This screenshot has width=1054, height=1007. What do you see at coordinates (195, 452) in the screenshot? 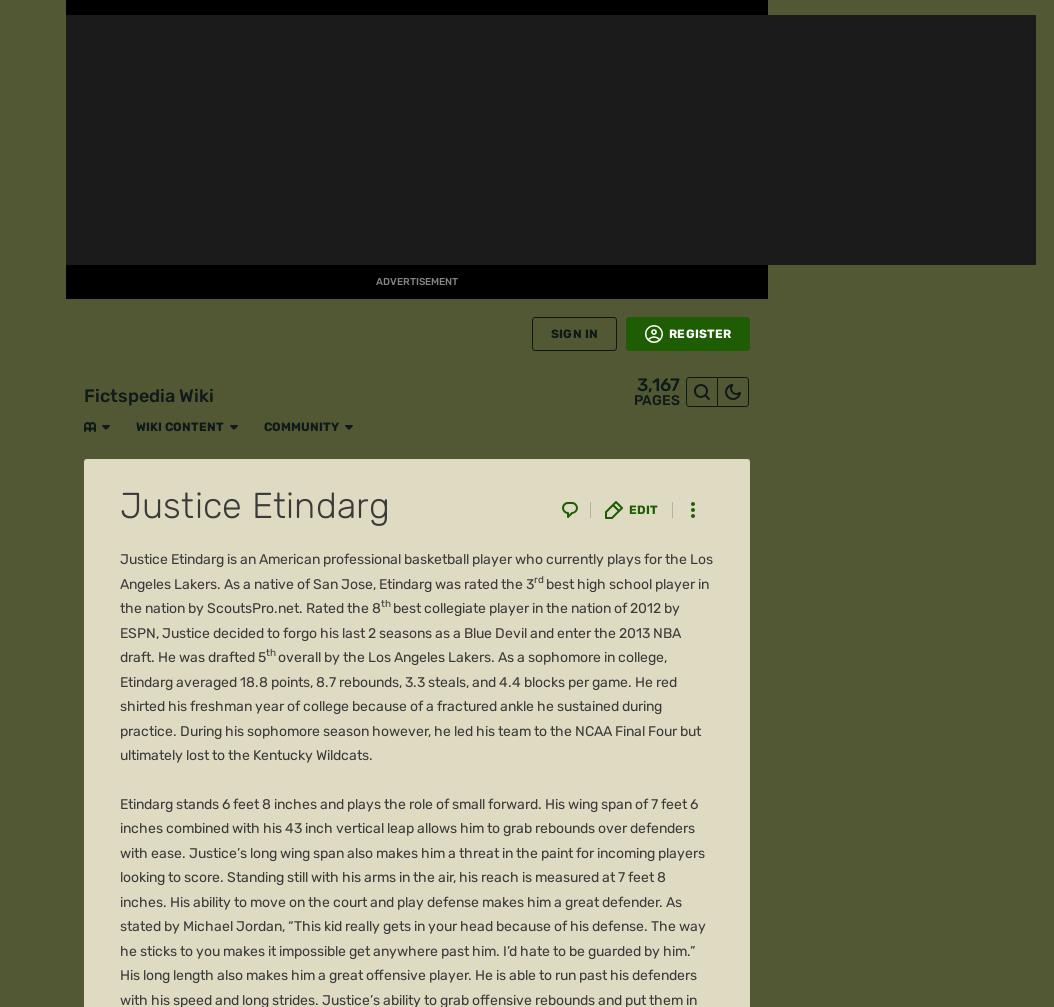
I see `'Twelve Demon Moons'` at bounding box center [195, 452].